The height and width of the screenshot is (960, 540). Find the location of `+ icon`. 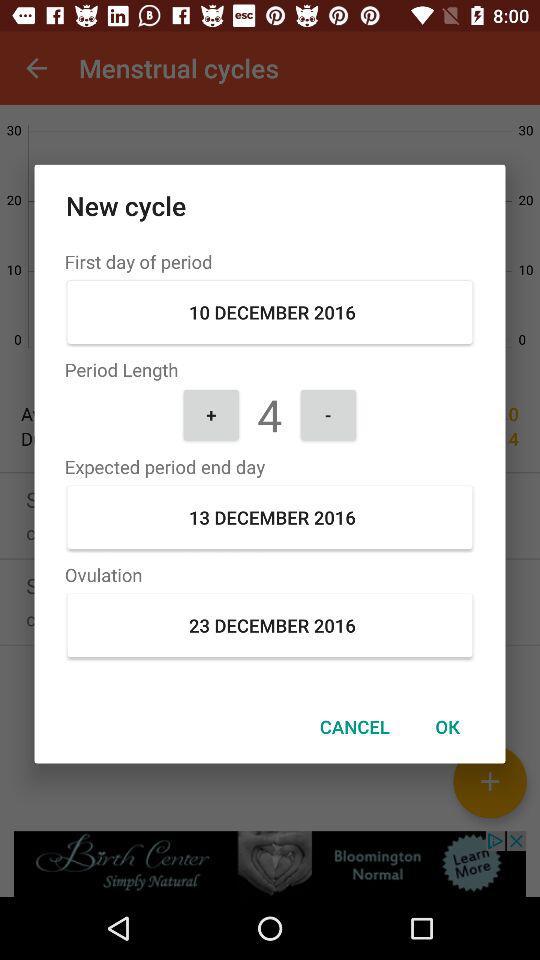

+ icon is located at coordinates (210, 413).